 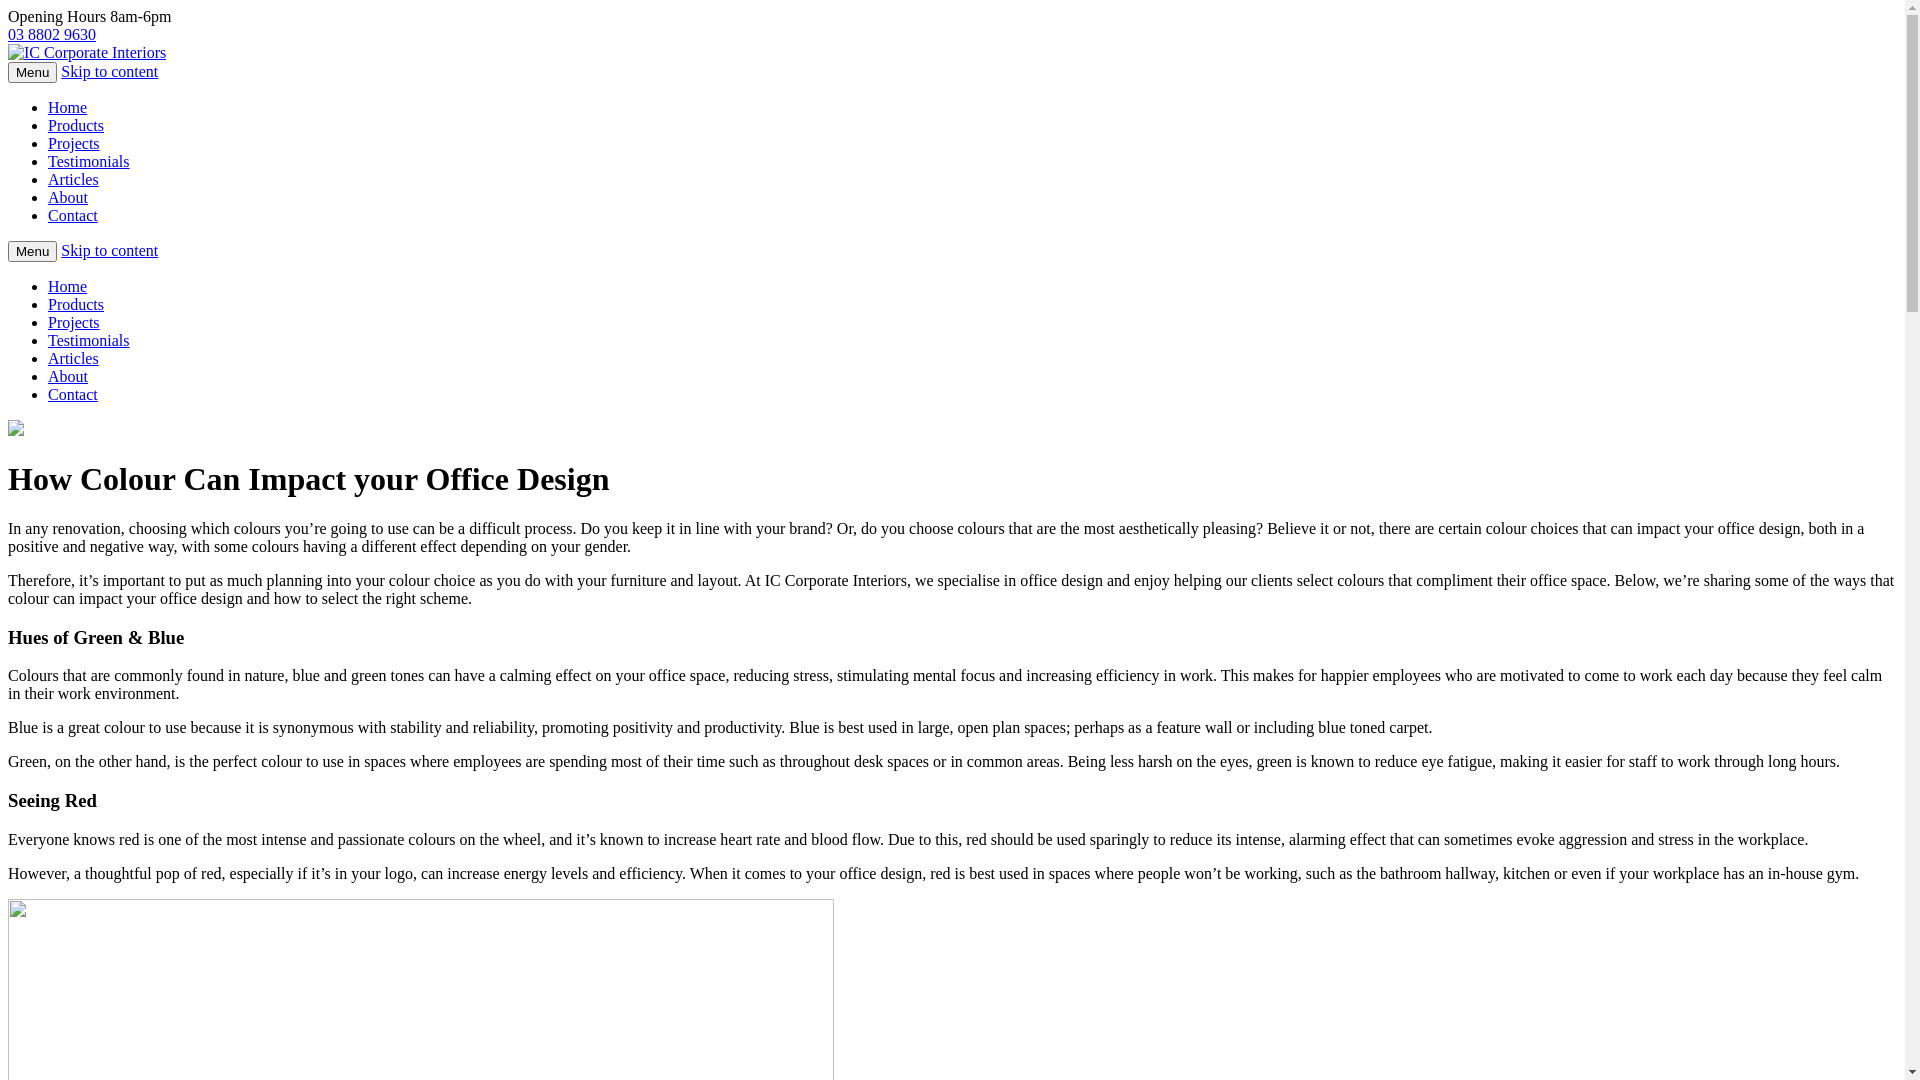 I want to click on 'Skip to content', so click(x=108, y=249).